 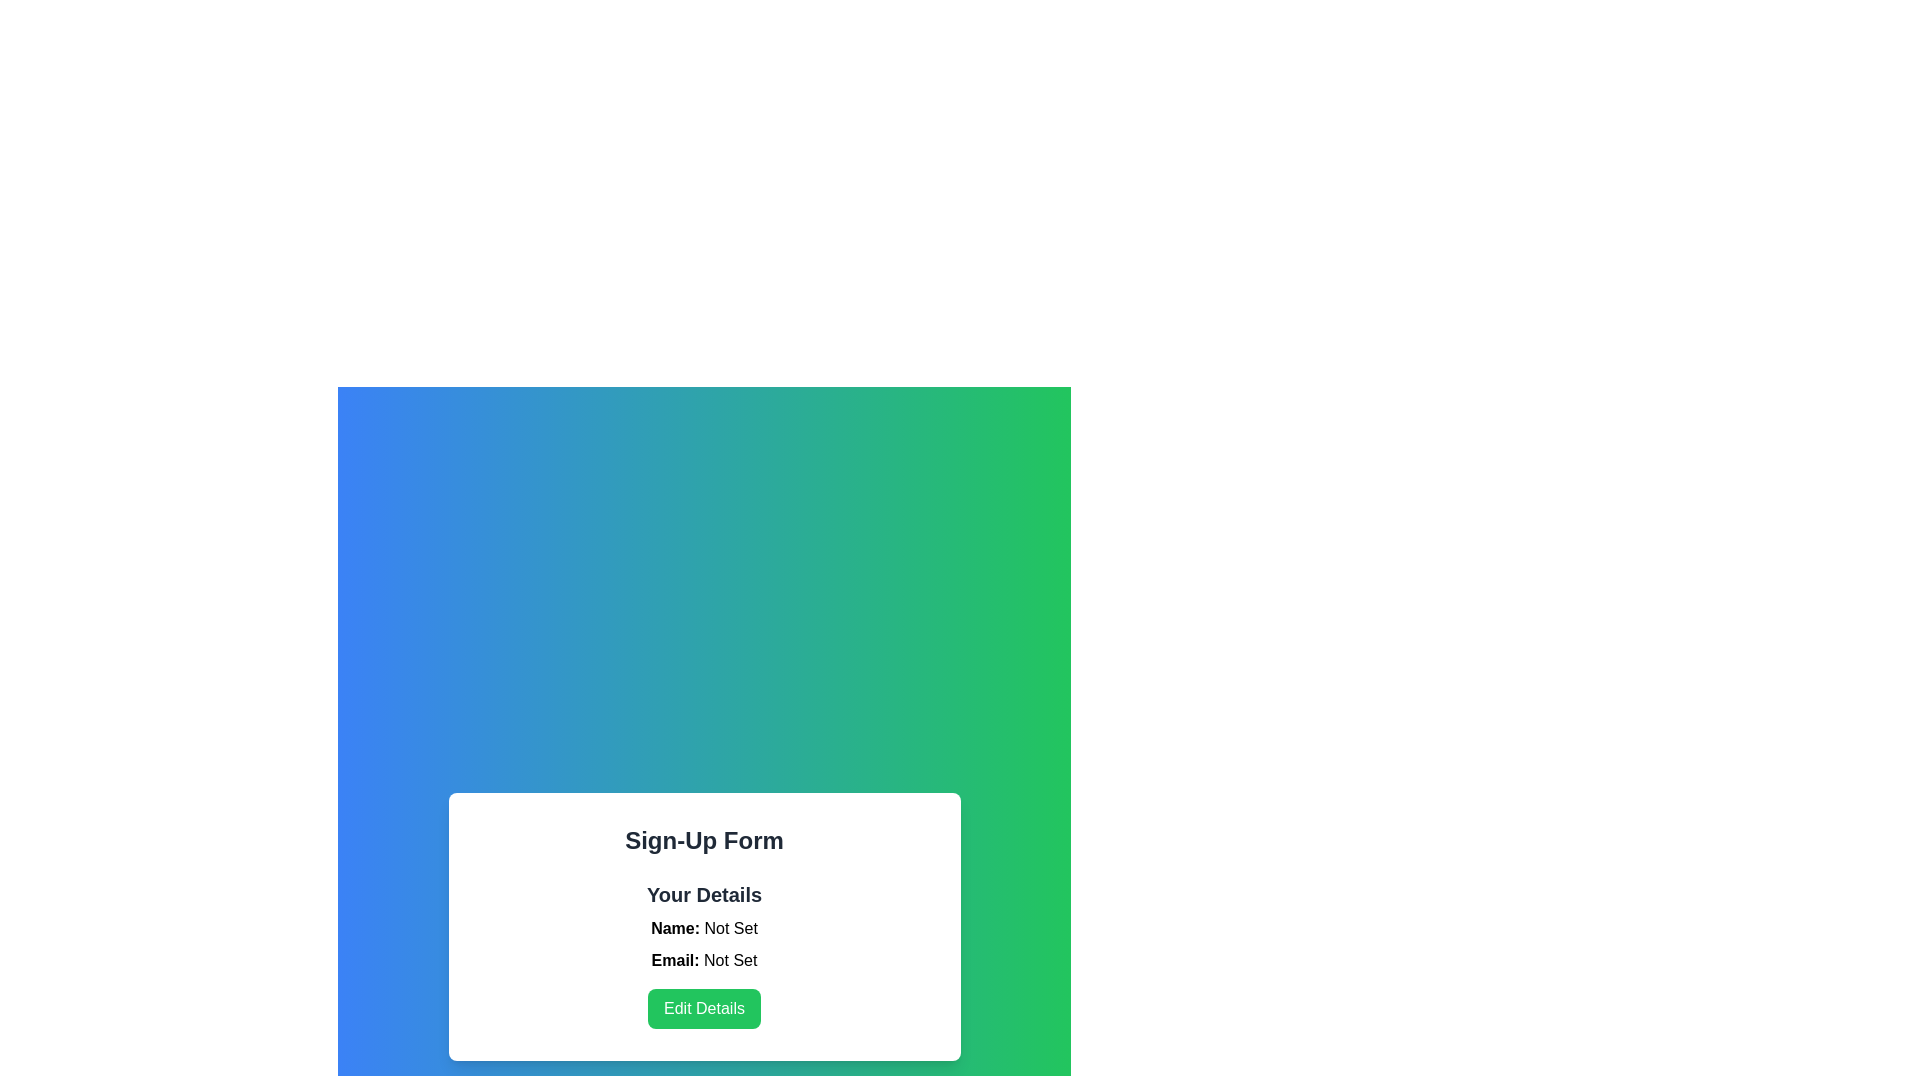 What do you see at coordinates (675, 959) in the screenshot?
I see `the Text label indicating the email address next to the 'Not Set' text in the 'Your Details' section` at bounding box center [675, 959].